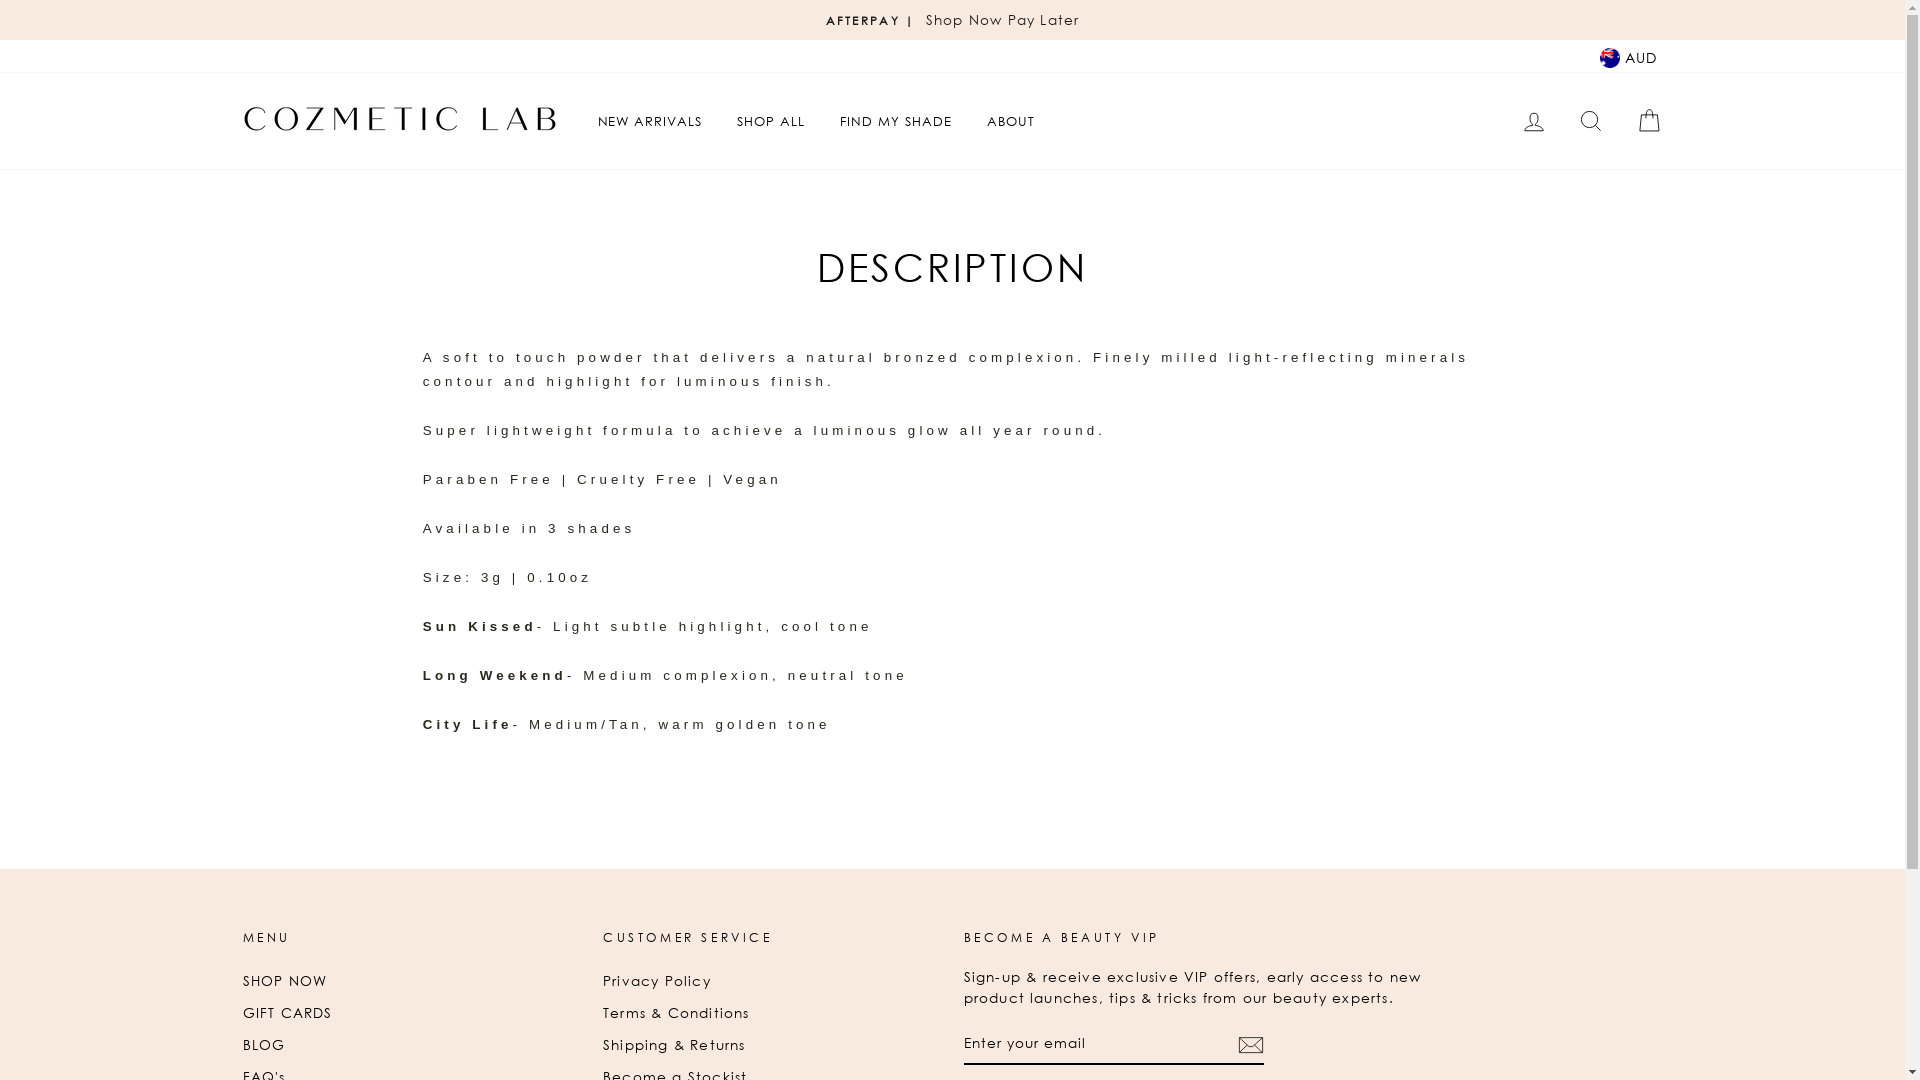 The image size is (1920, 1080). What do you see at coordinates (0, 0) in the screenshot?
I see `'Skip to content'` at bounding box center [0, 0].